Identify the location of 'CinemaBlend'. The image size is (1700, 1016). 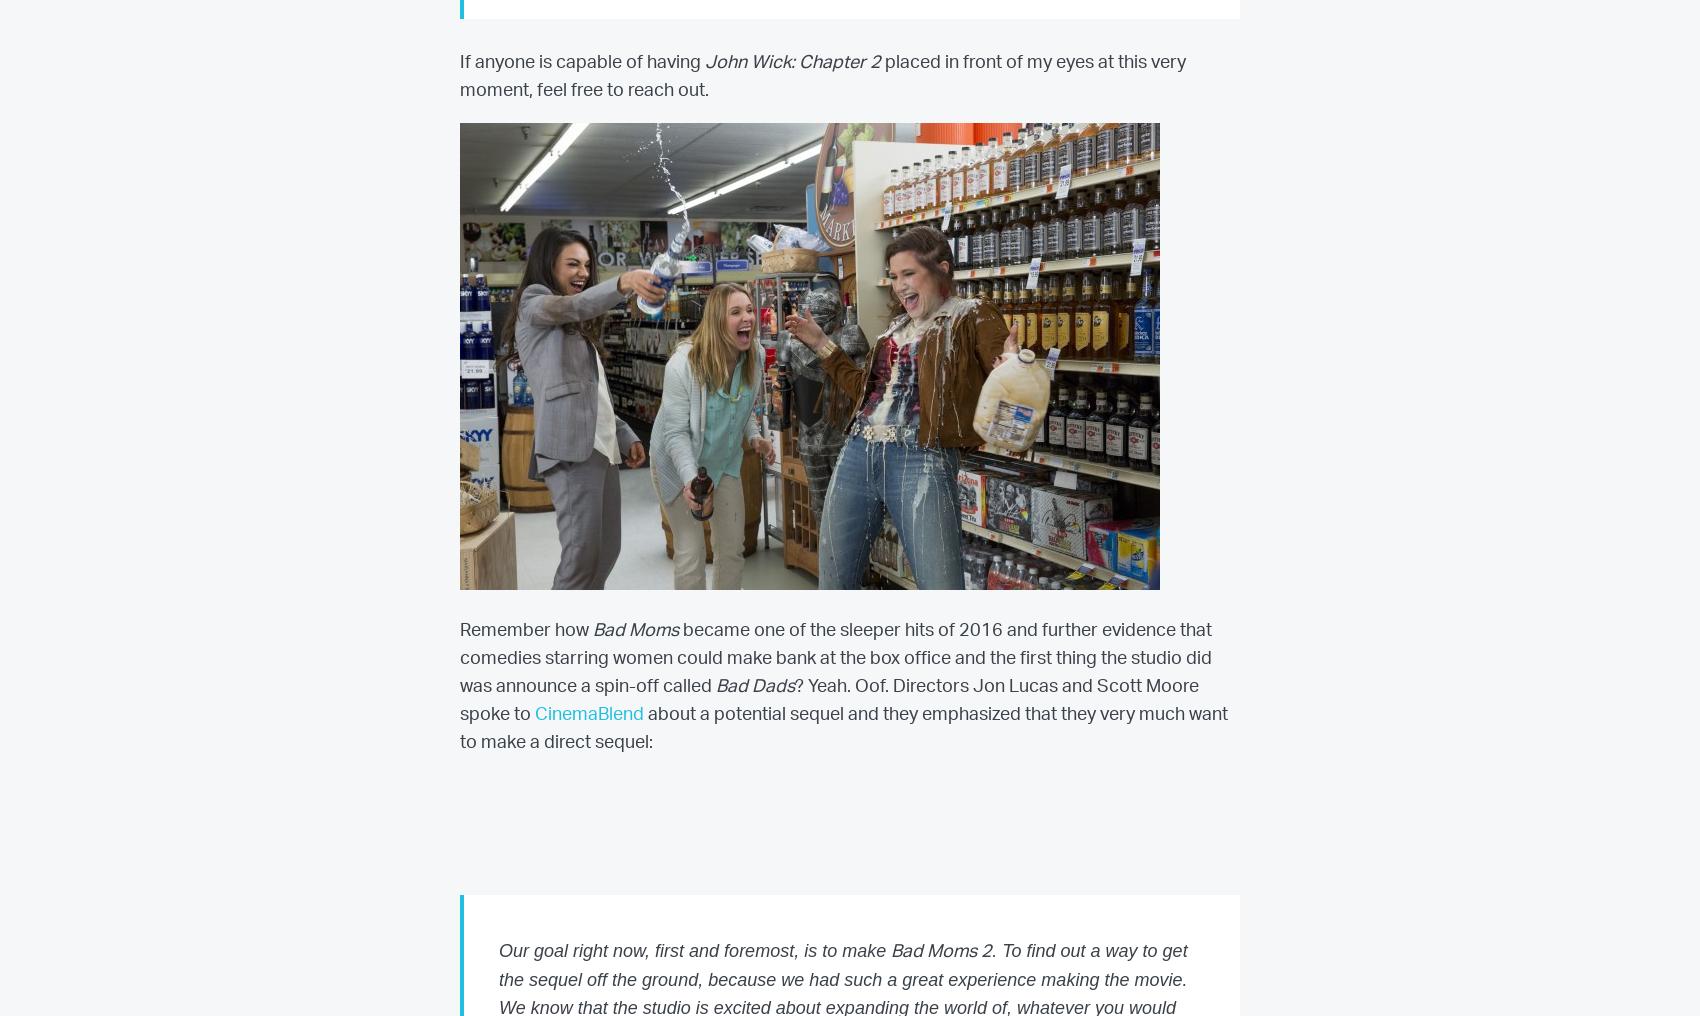
(588, 714).